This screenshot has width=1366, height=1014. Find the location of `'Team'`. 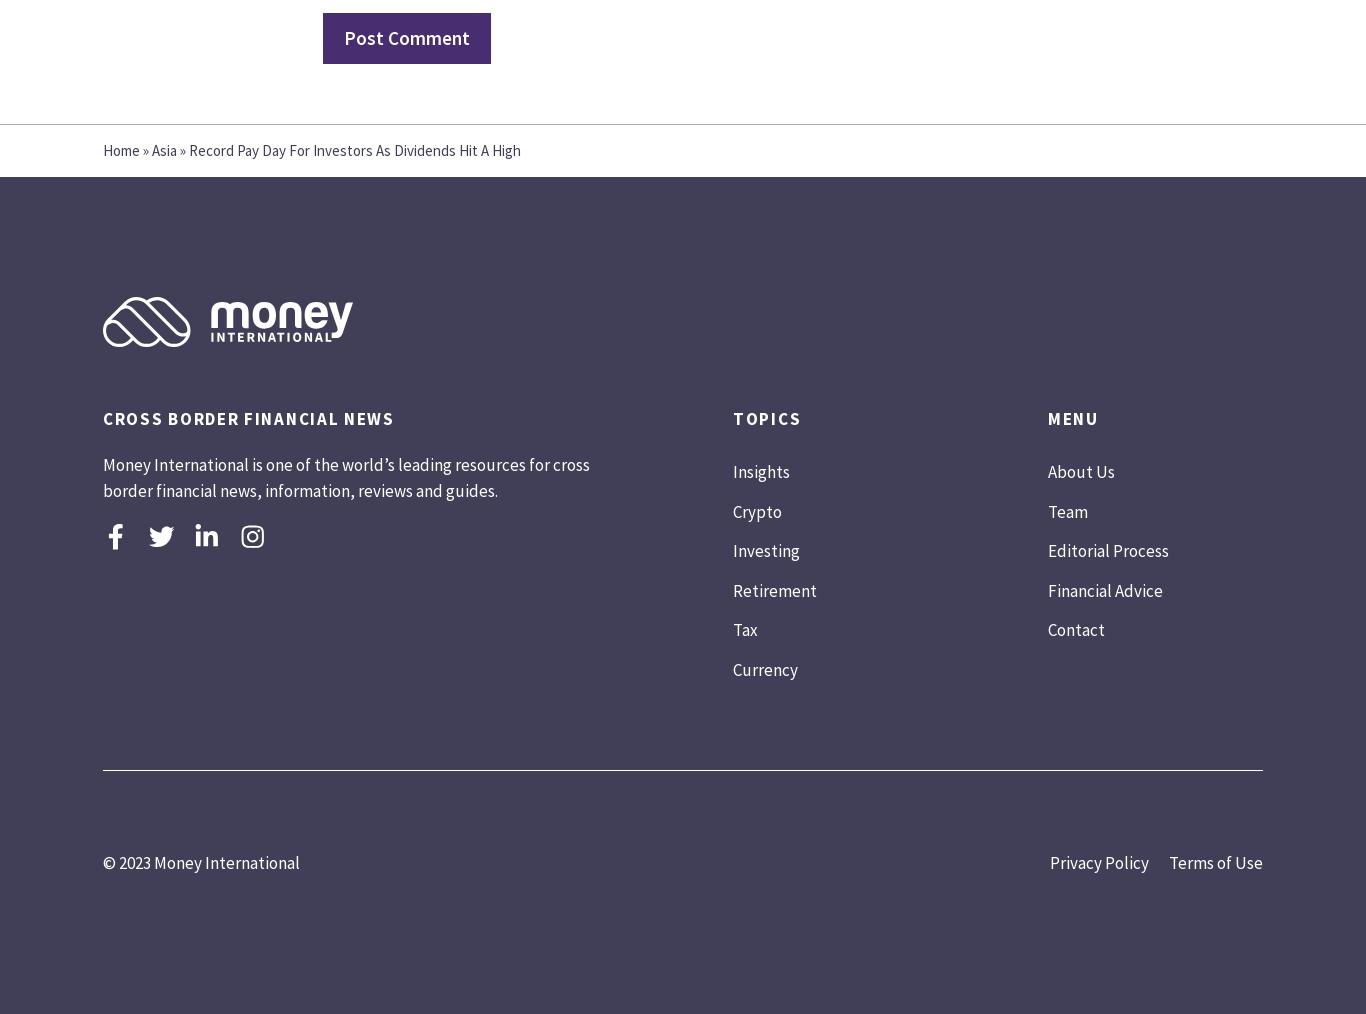

'Team' is located at coordinates (1066, 509).